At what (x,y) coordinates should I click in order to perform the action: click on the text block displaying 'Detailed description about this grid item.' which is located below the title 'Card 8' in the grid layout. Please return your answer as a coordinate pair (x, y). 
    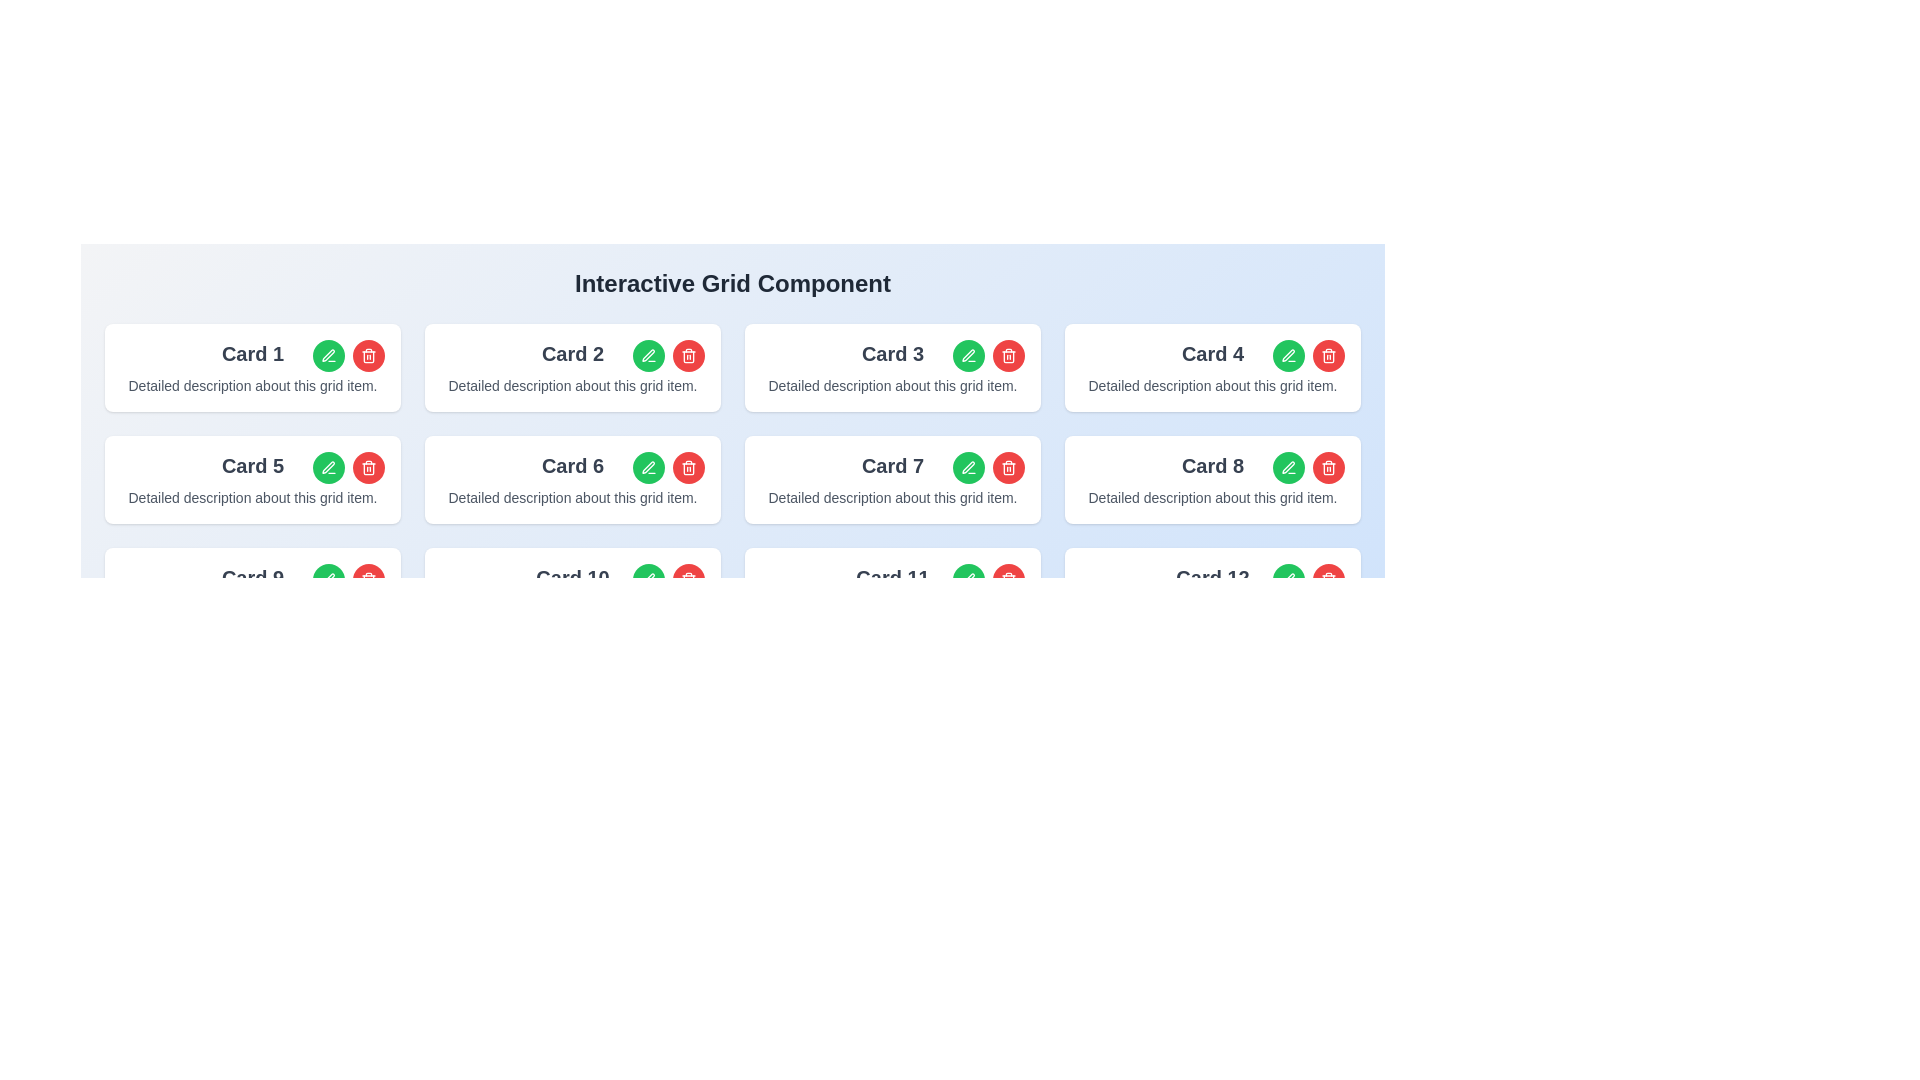
    Looking at the image, I should click on (1212, 496).